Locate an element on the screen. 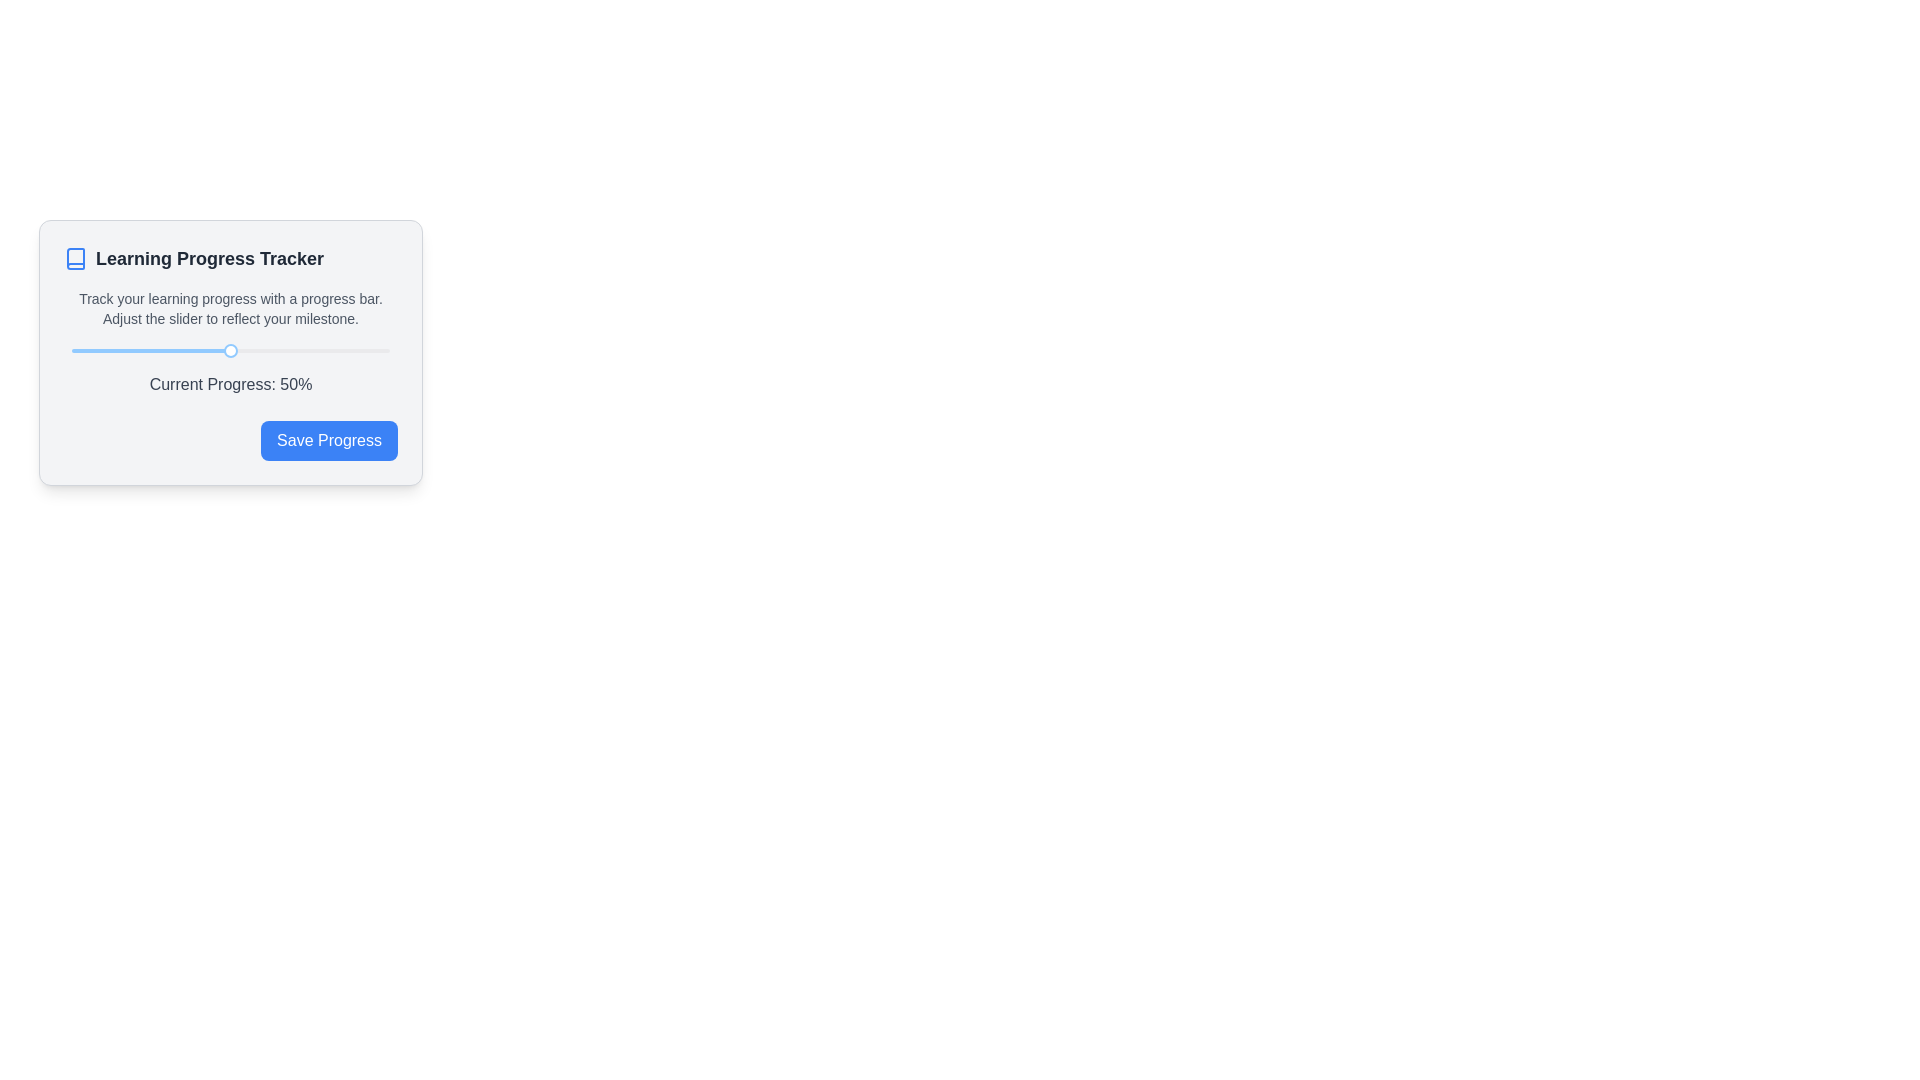 This screenshot has width=1920, height=1080. the slider value is located at coordinates (268, 350).